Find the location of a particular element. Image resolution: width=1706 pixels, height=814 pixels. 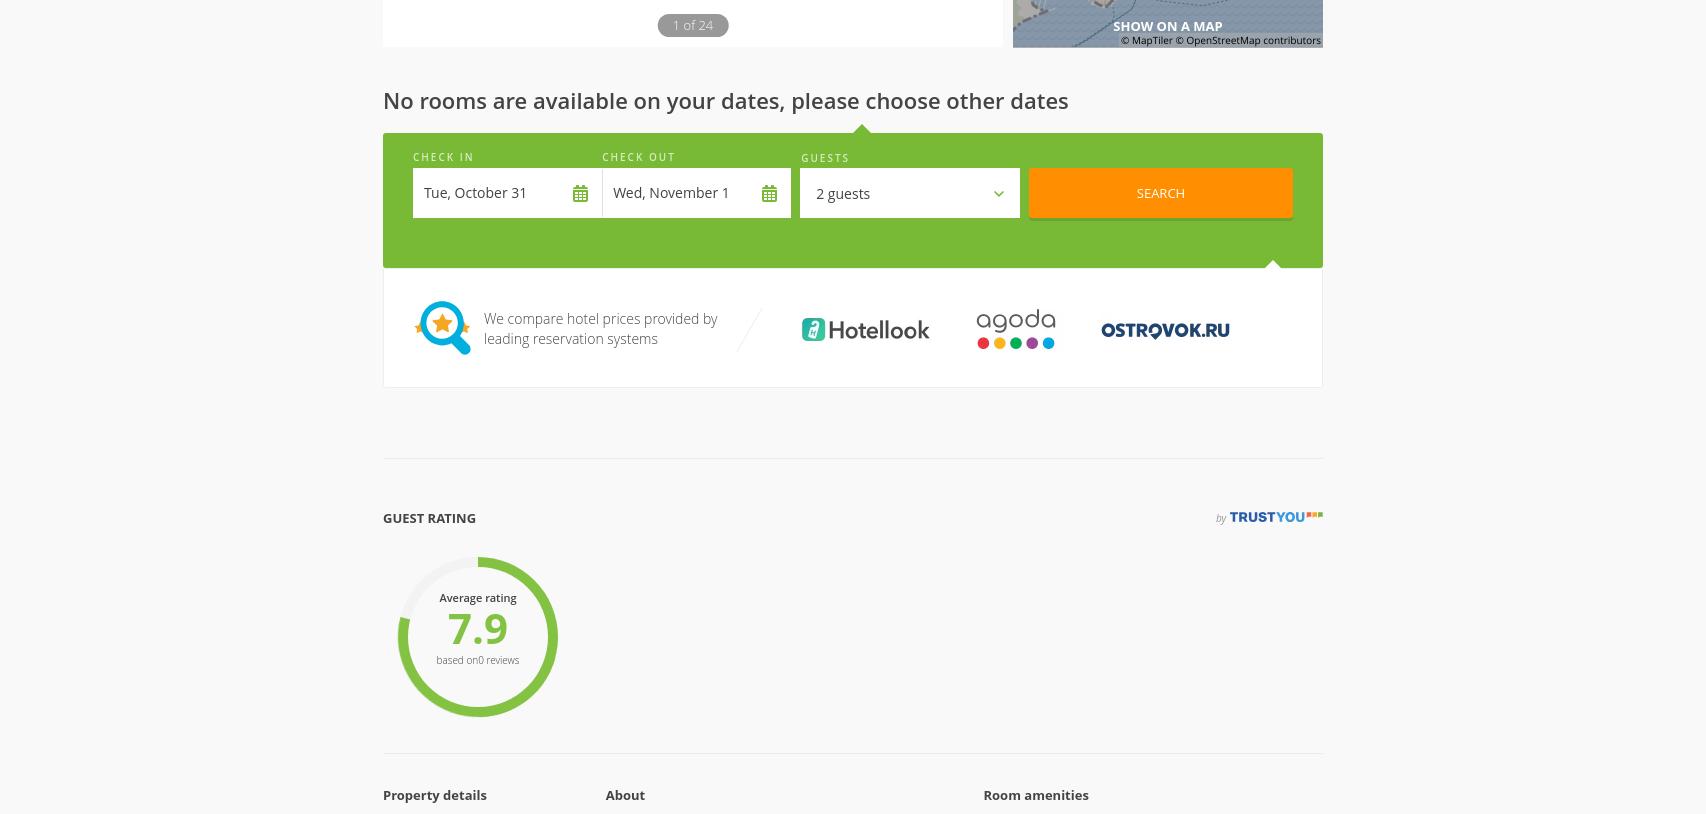

'14:00' is located at coordinates (704, 423).